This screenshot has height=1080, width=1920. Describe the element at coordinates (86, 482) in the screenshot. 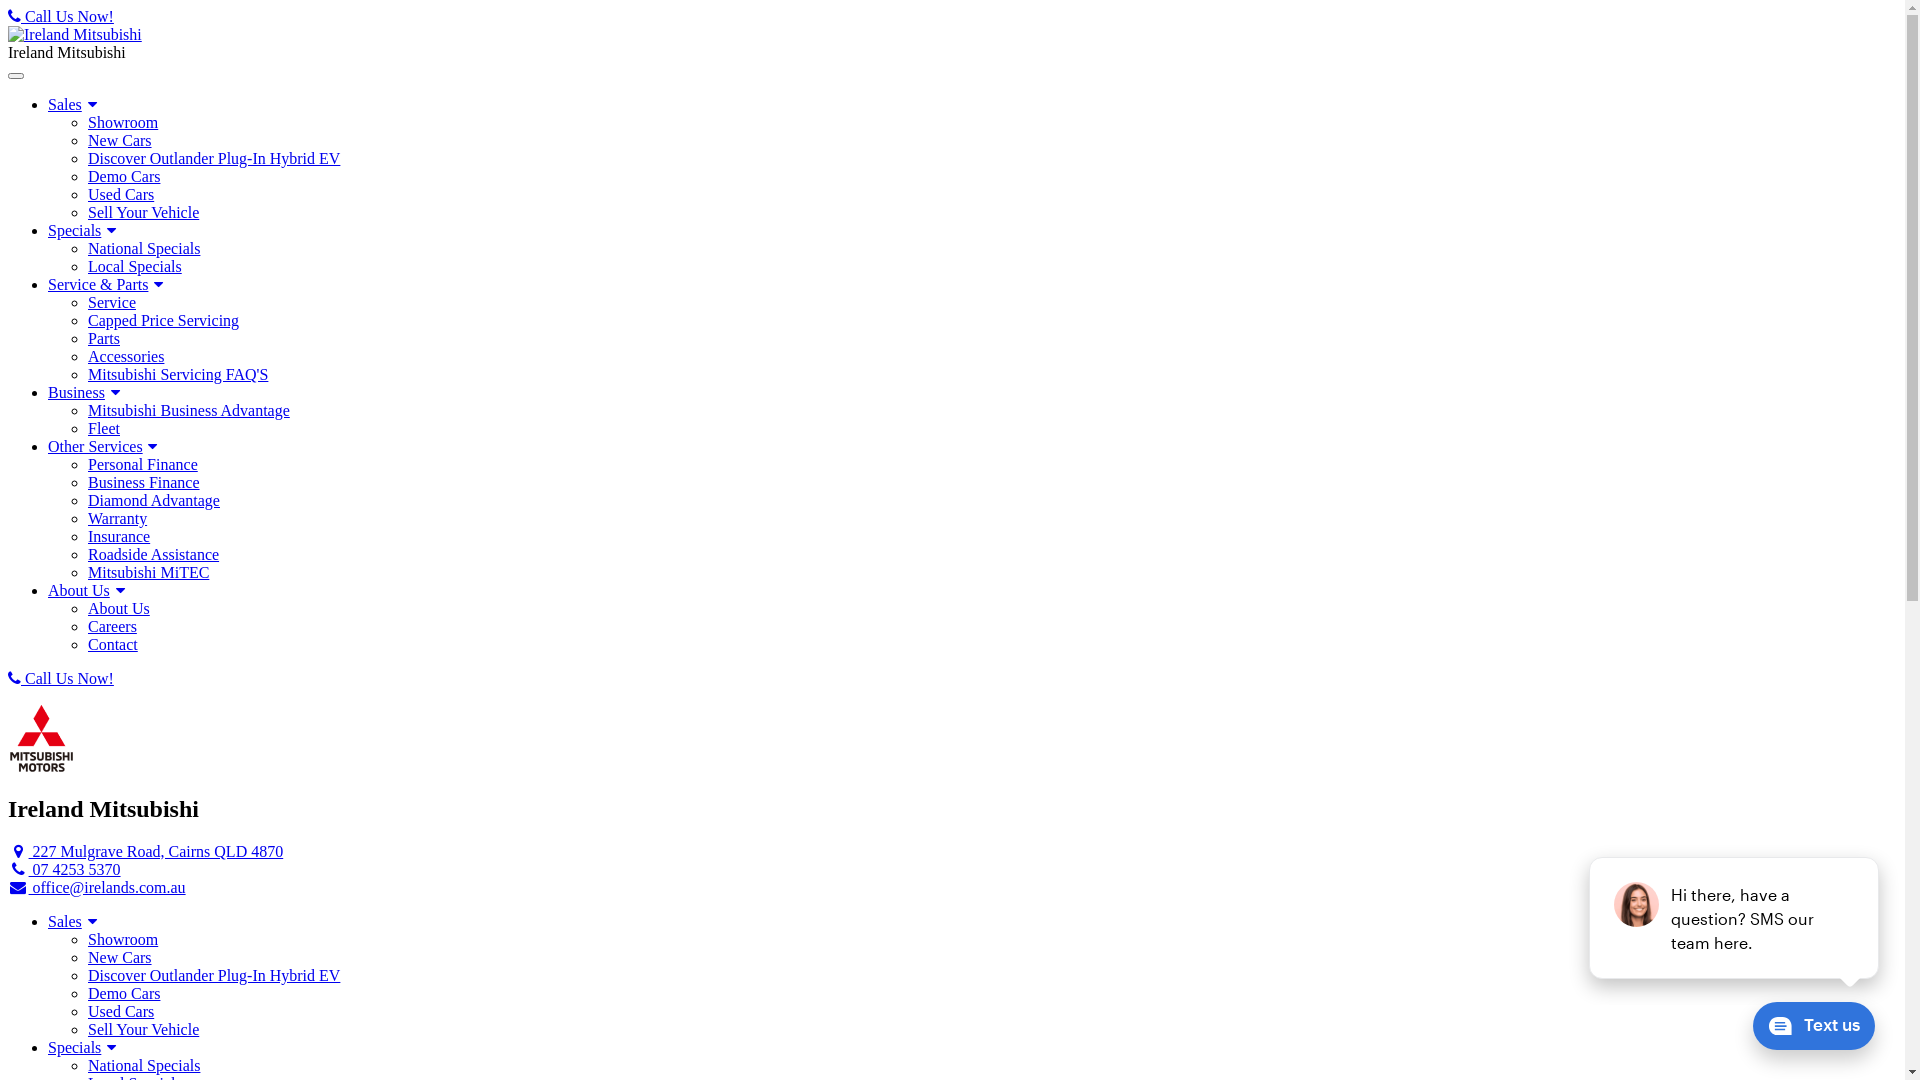

I see `'Business Finance'` at that location.